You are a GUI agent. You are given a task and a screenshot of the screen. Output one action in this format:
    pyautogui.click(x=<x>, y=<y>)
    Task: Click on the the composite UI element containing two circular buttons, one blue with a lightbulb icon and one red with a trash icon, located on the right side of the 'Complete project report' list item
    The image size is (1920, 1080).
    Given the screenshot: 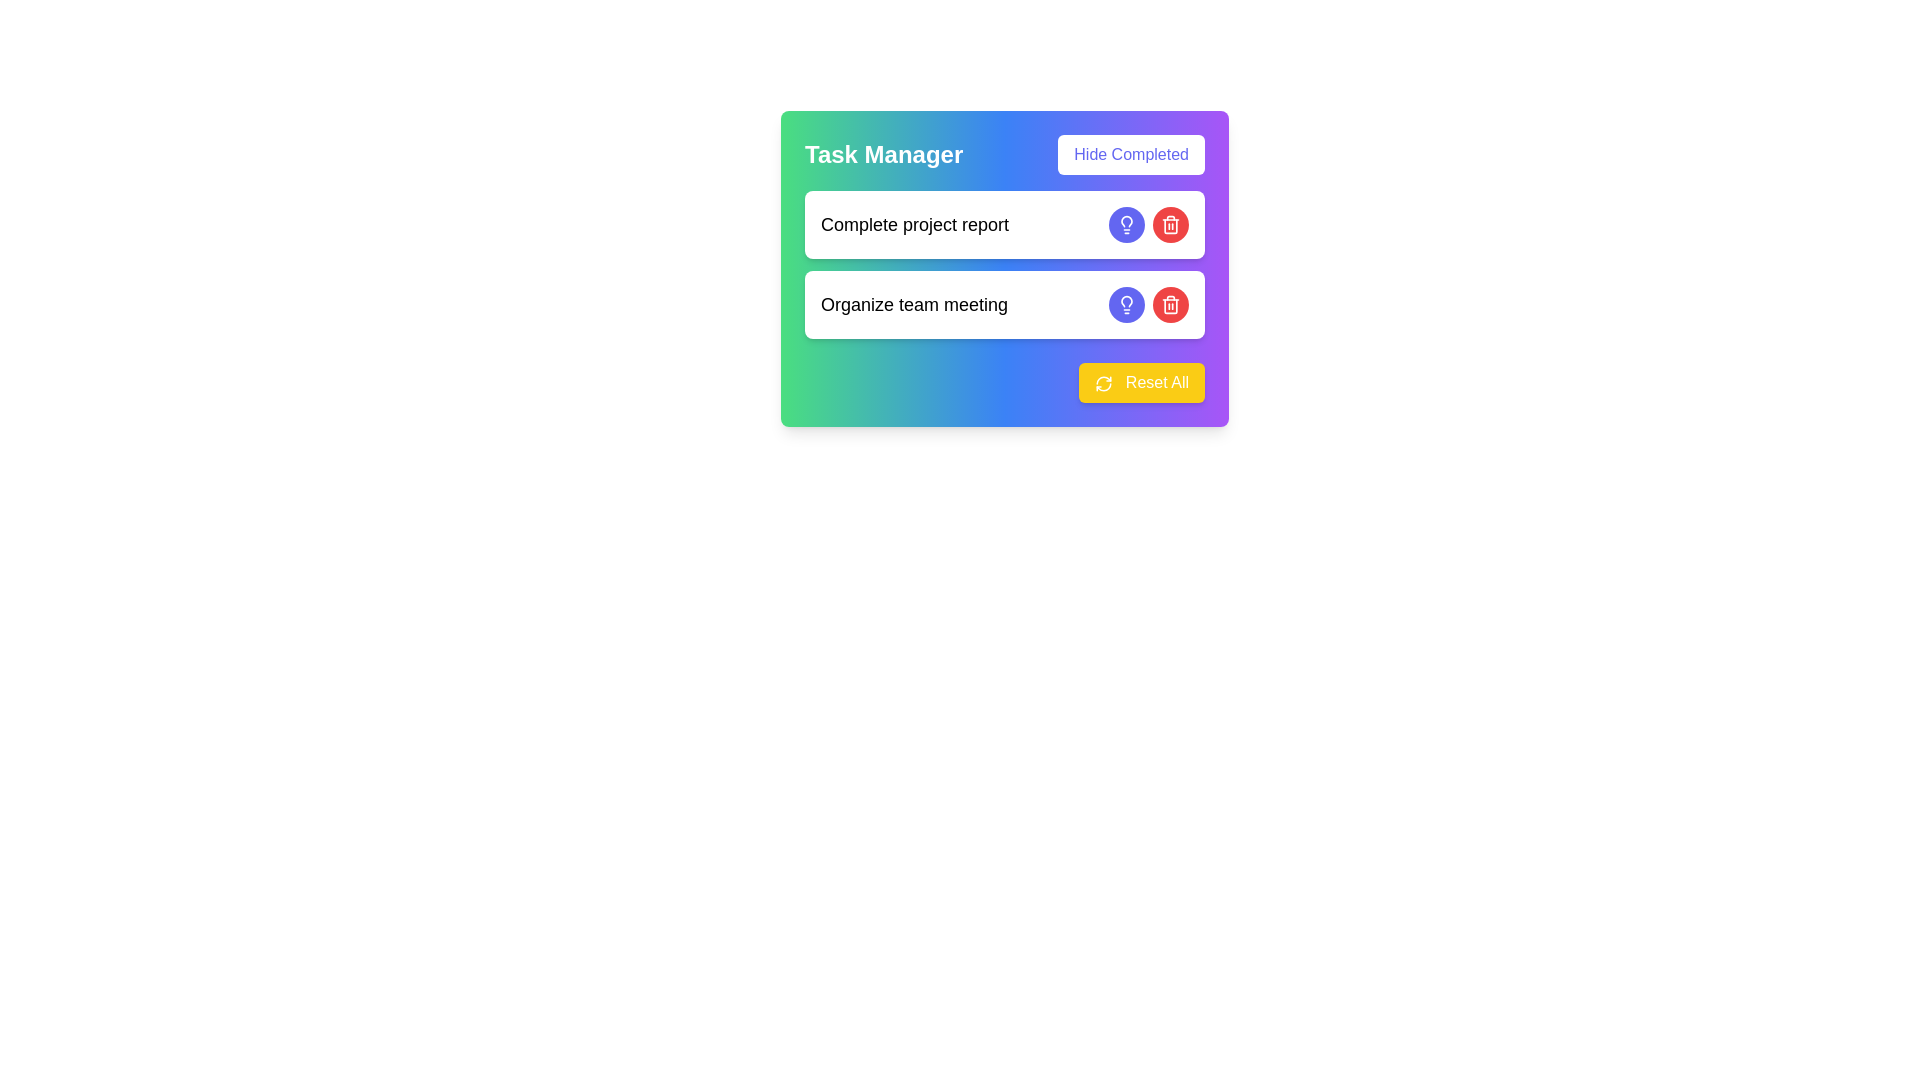 What is the action you would take?
    pyautogui.click(x=1148, y=224)
    